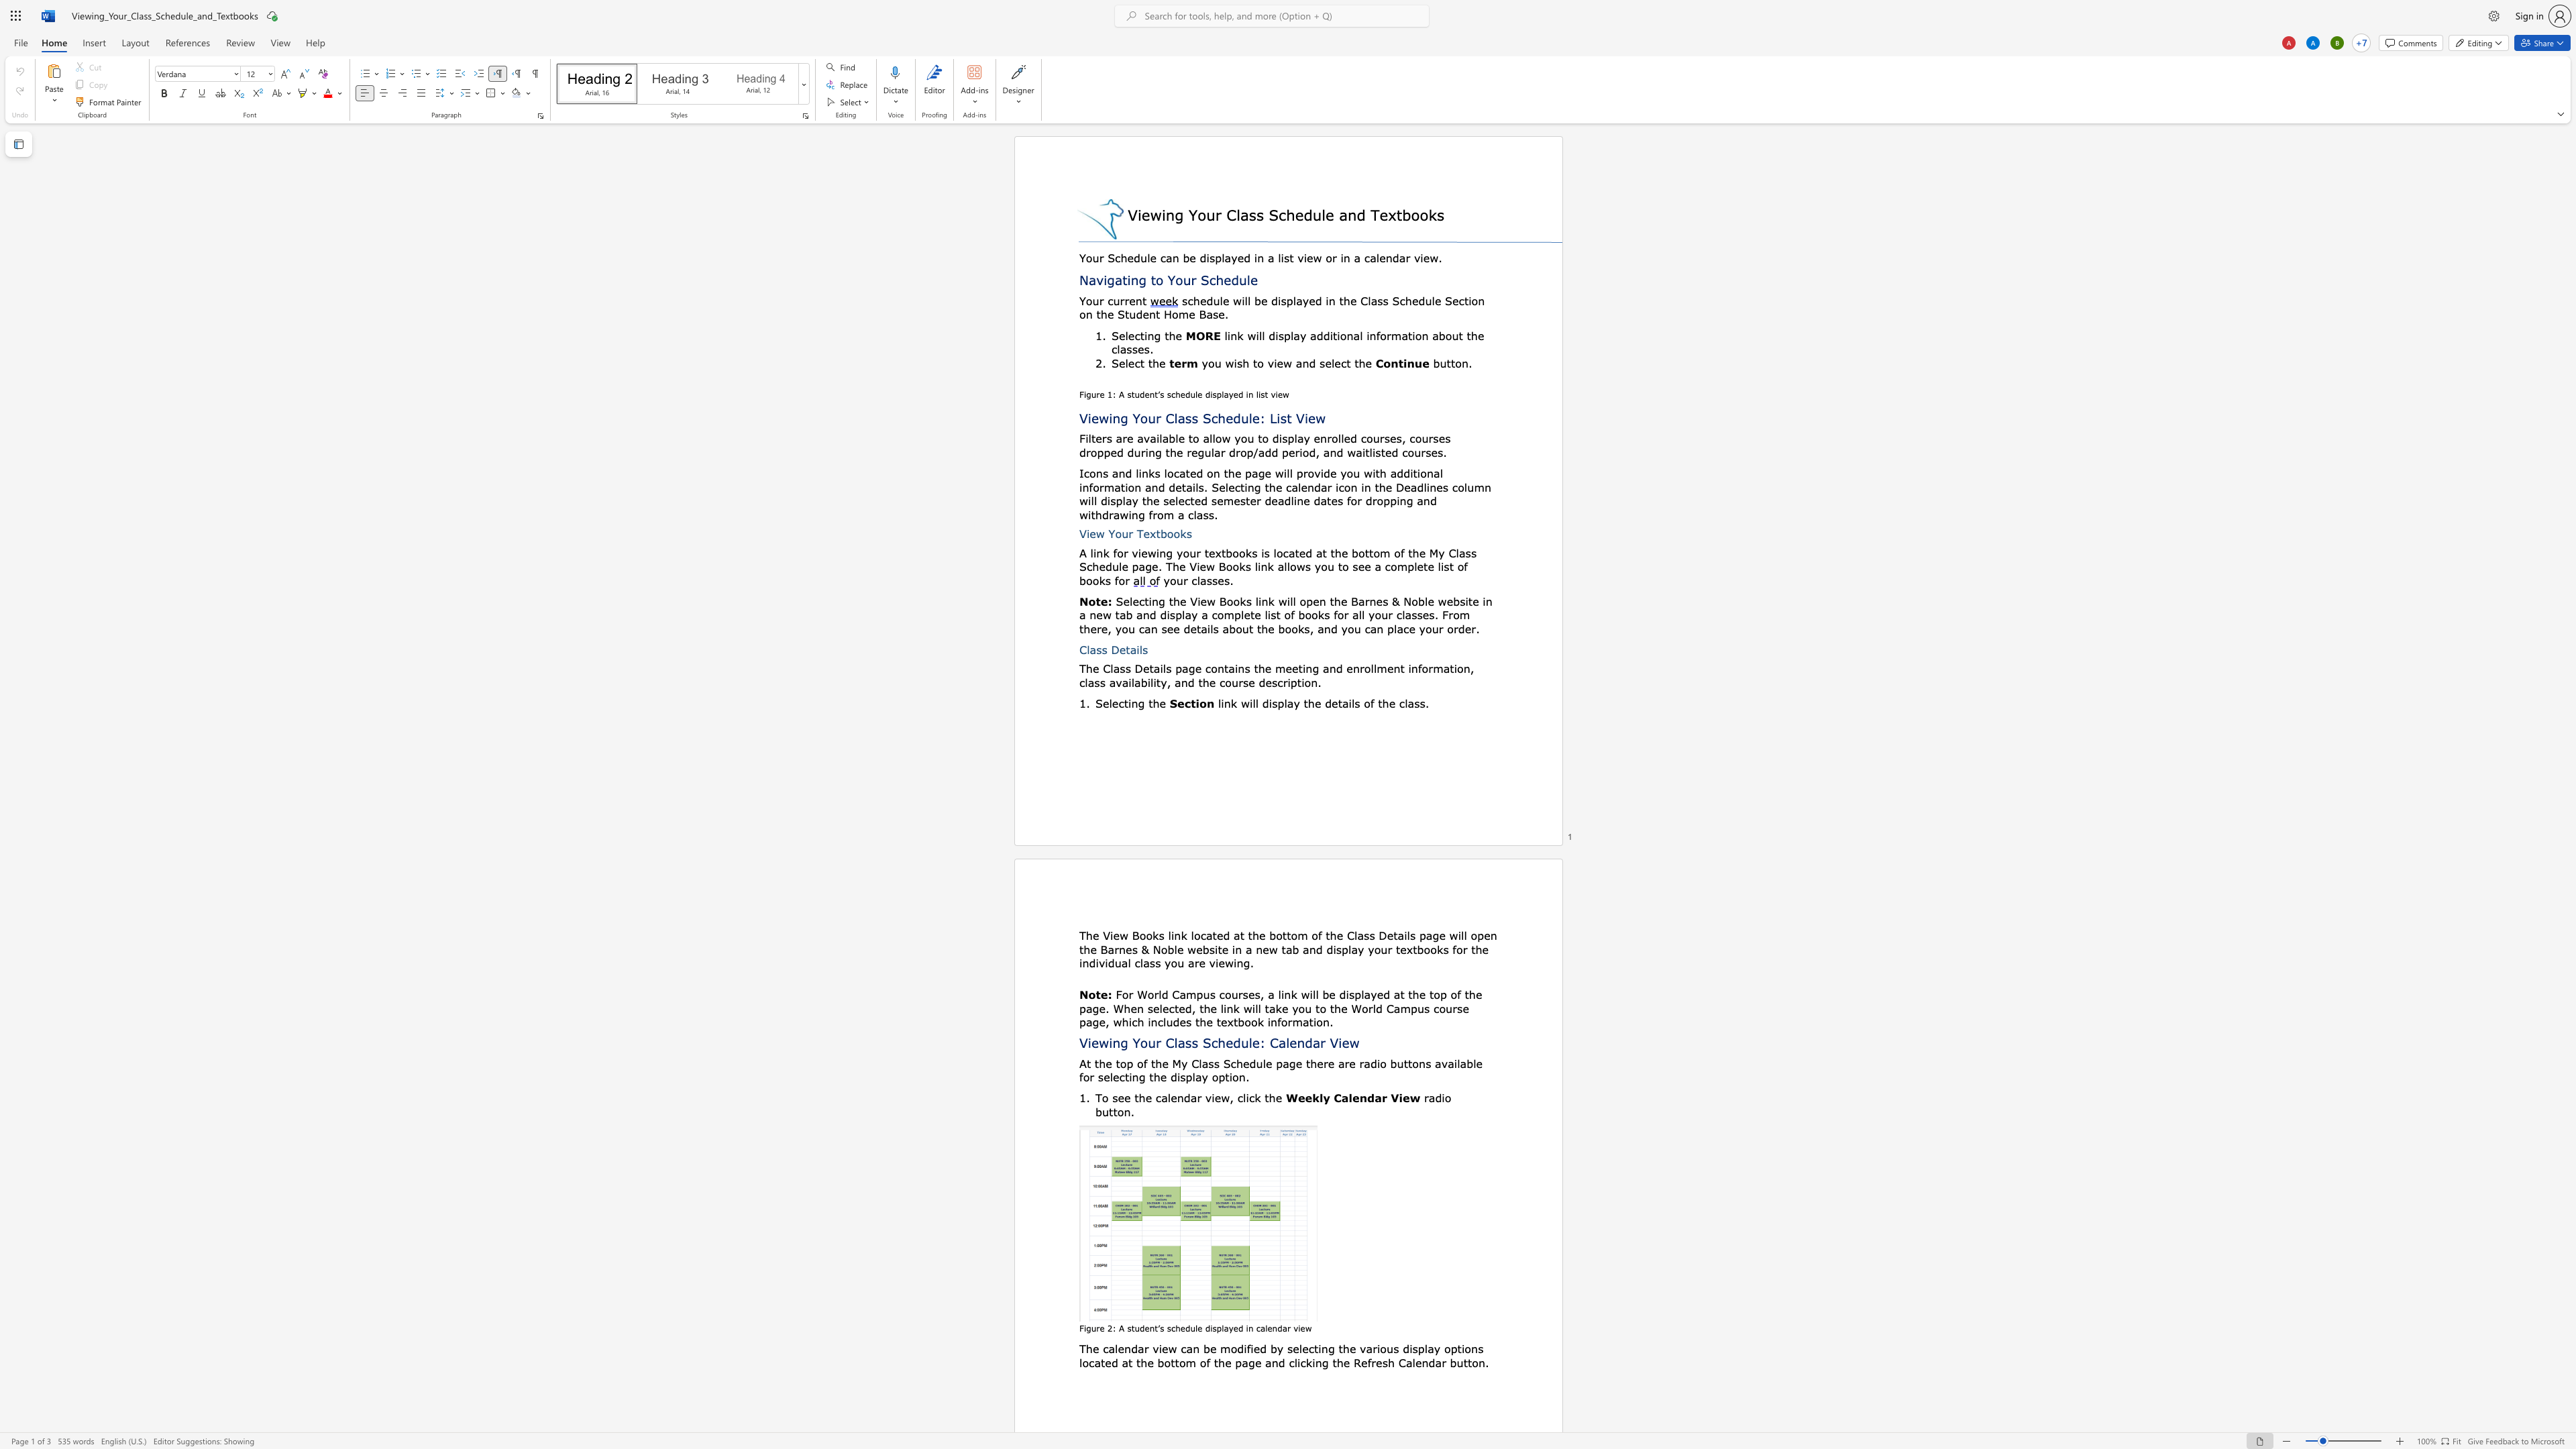 Image resolution: width=2576 pixels, height=1449 pixels. What do you see at coordinates (1260, 1328) in the screenshot?
I see `the space between the continuous character "c" and "a" in the text` at bounding box center [1260, 1328].